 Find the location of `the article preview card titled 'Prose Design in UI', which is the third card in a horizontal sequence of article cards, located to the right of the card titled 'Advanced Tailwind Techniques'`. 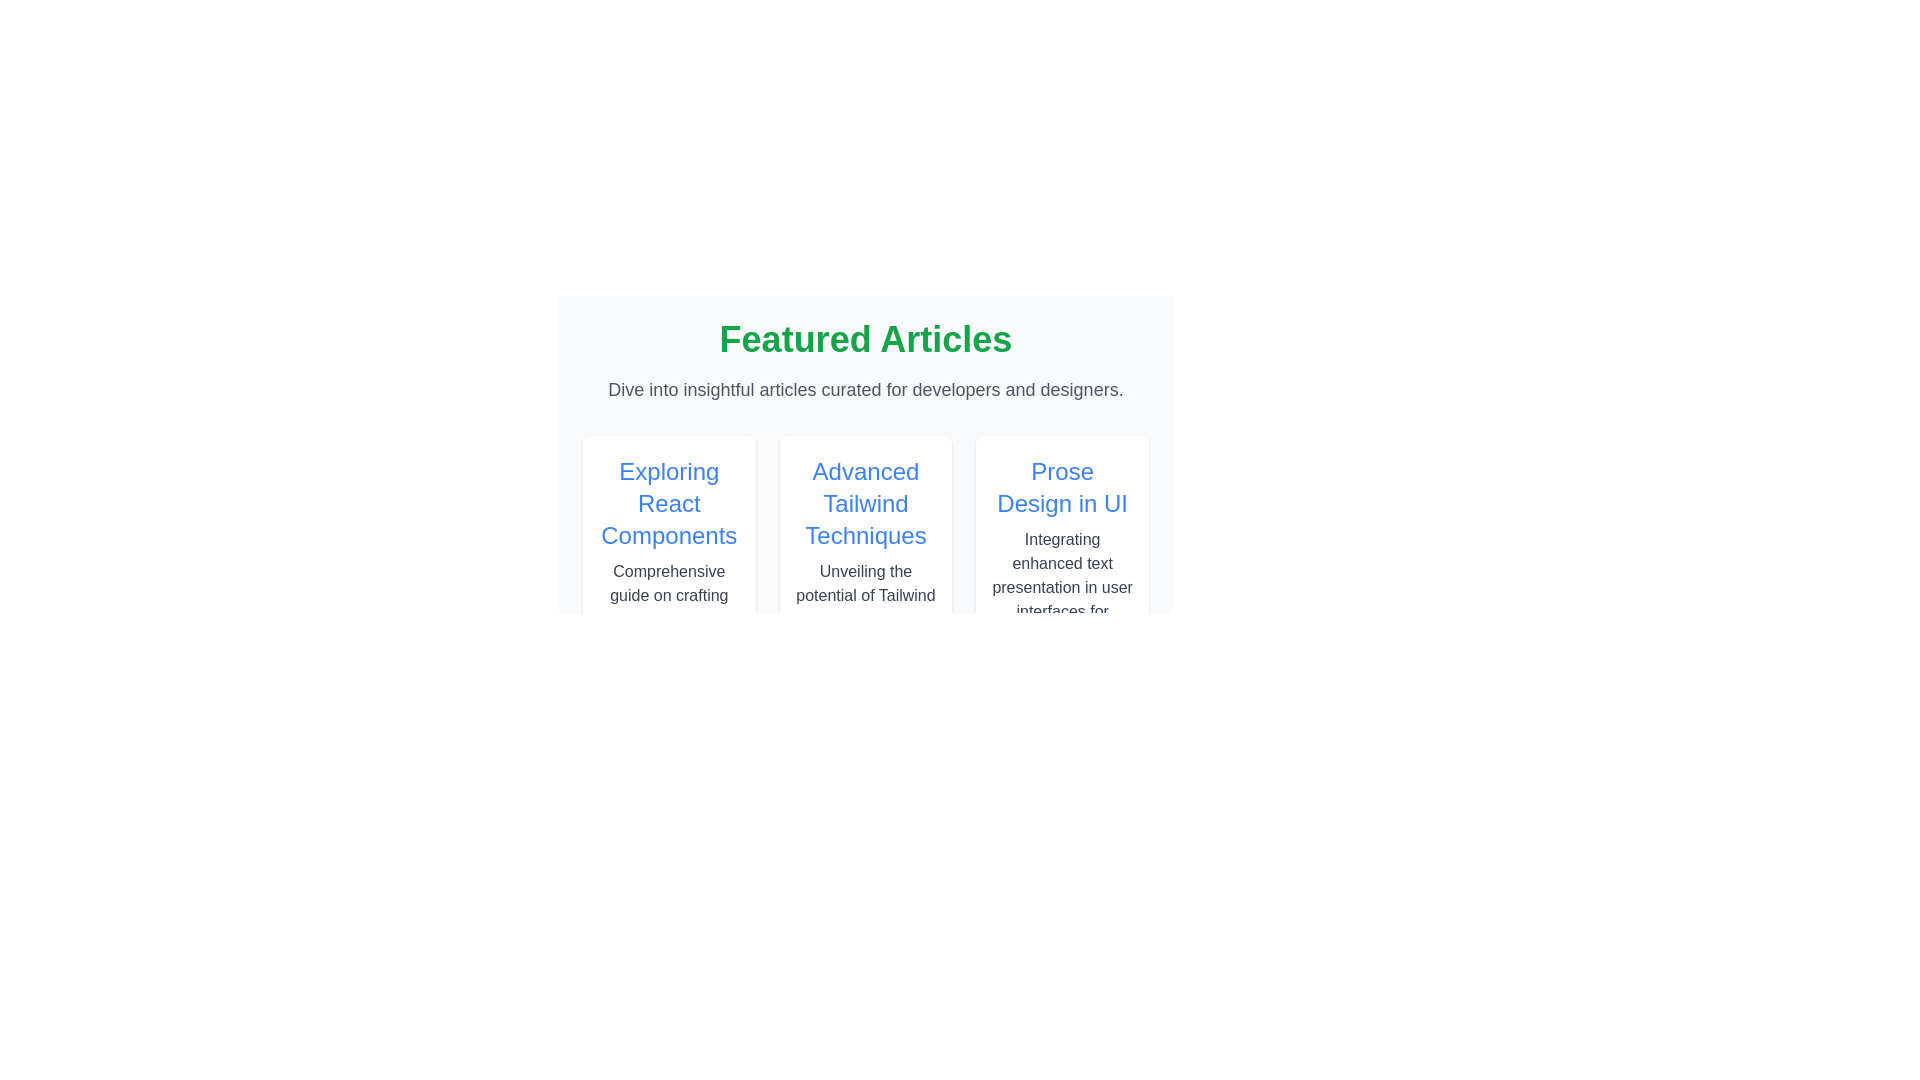

the article preview card titled 'Prose Design in UI', which is the third card in a horizontal sequence of article cards, located to the right of the card titled 'Advanced Tailwind Techniques' is located at coordinates (1061, 551).